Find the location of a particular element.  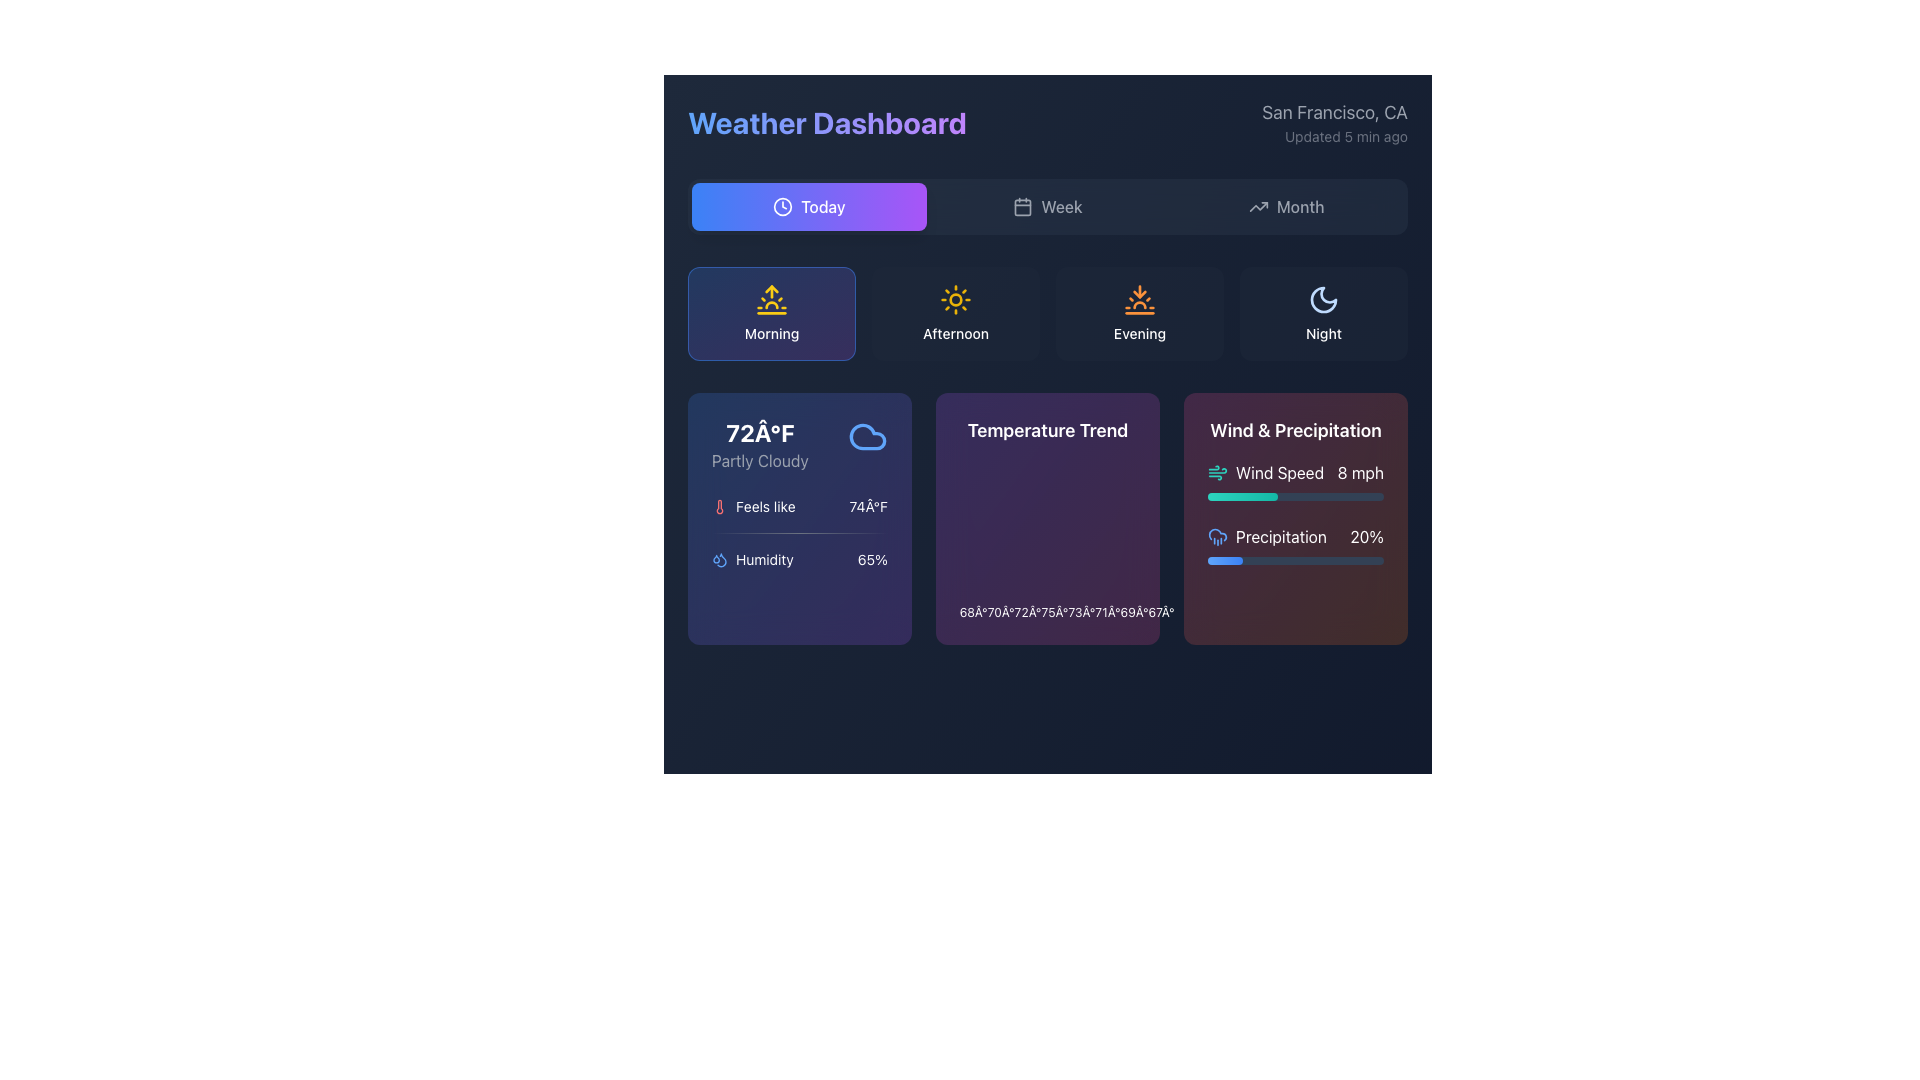

the 'Afternoon' button, which features a sun icon and a white sans-serif font on a dark bluish-gray background is located at coordinates (954, 313).